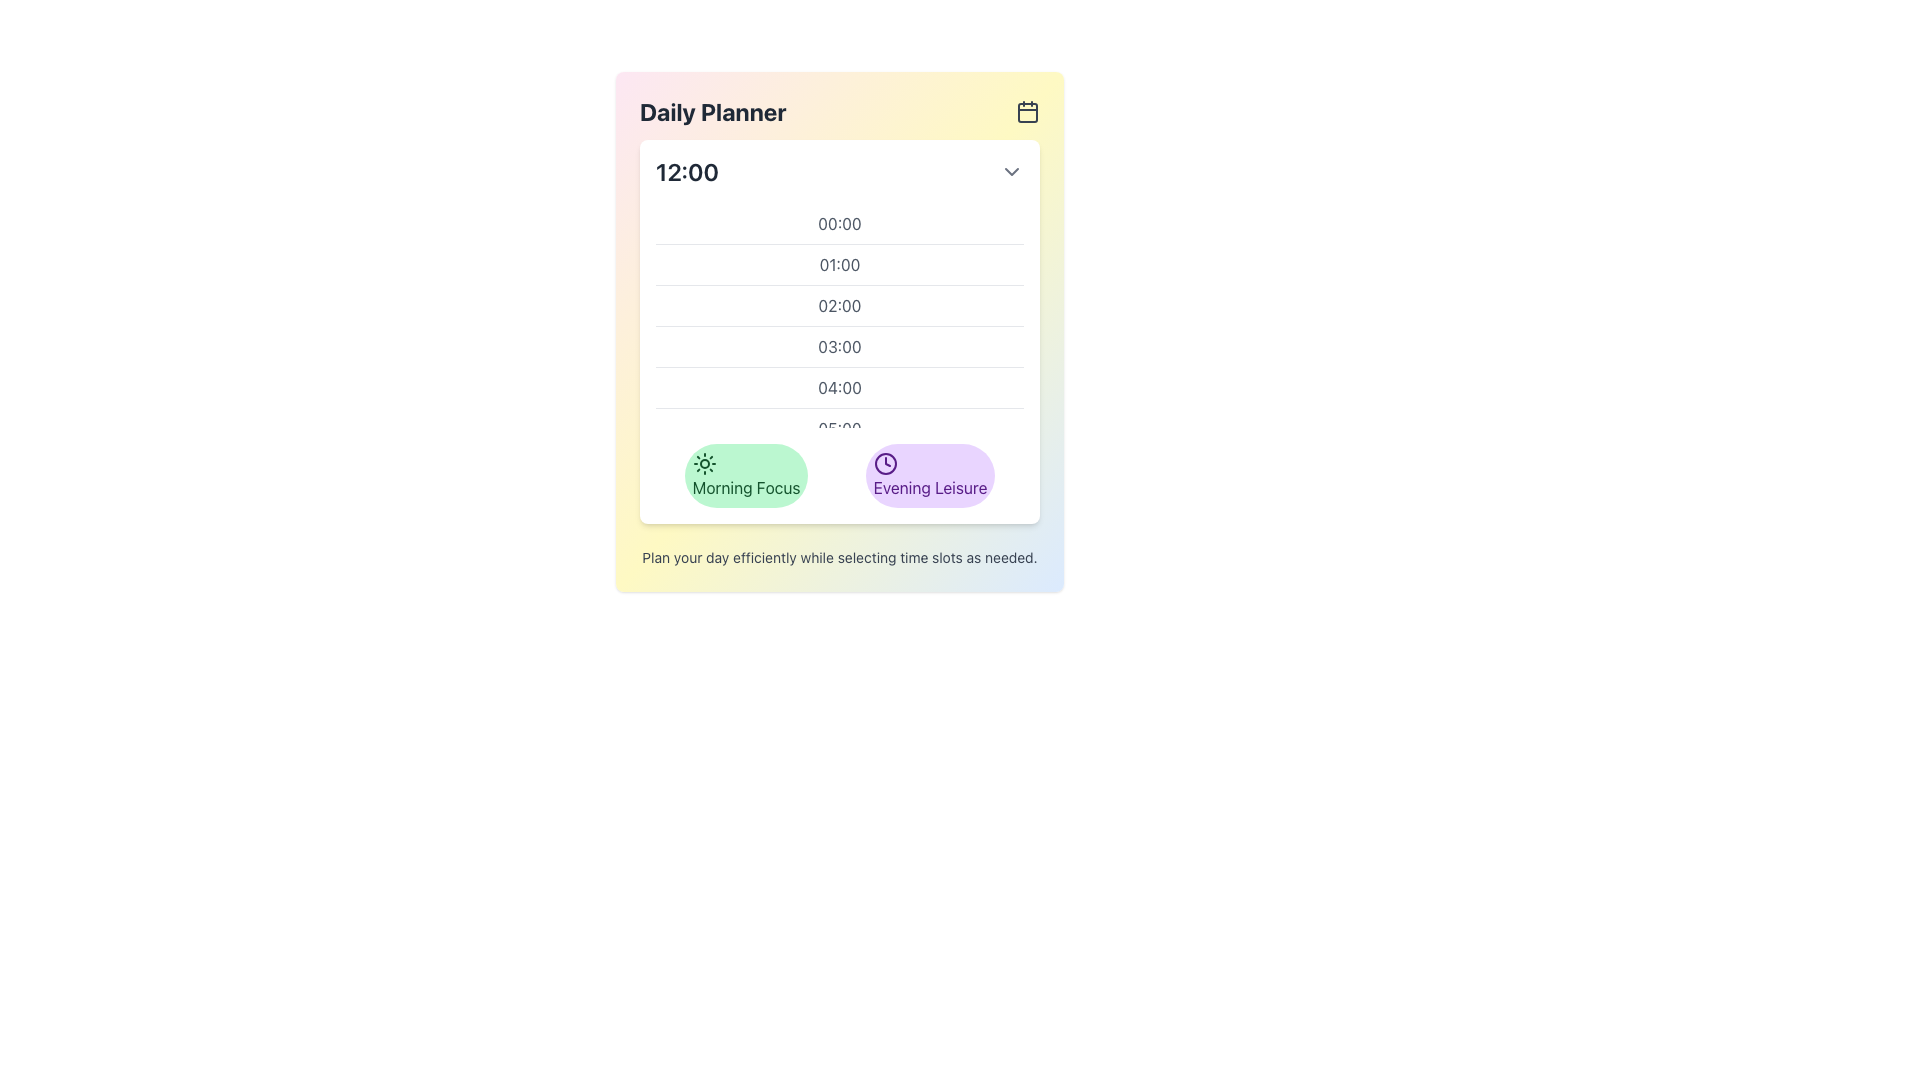  What do you see at coordinates (884, 463) in the screenshot?
I see `the SVG Circle element at the center of the clock icon in the purple-labeled 'Evening Leisure' section` at bounding box center [884, 463].